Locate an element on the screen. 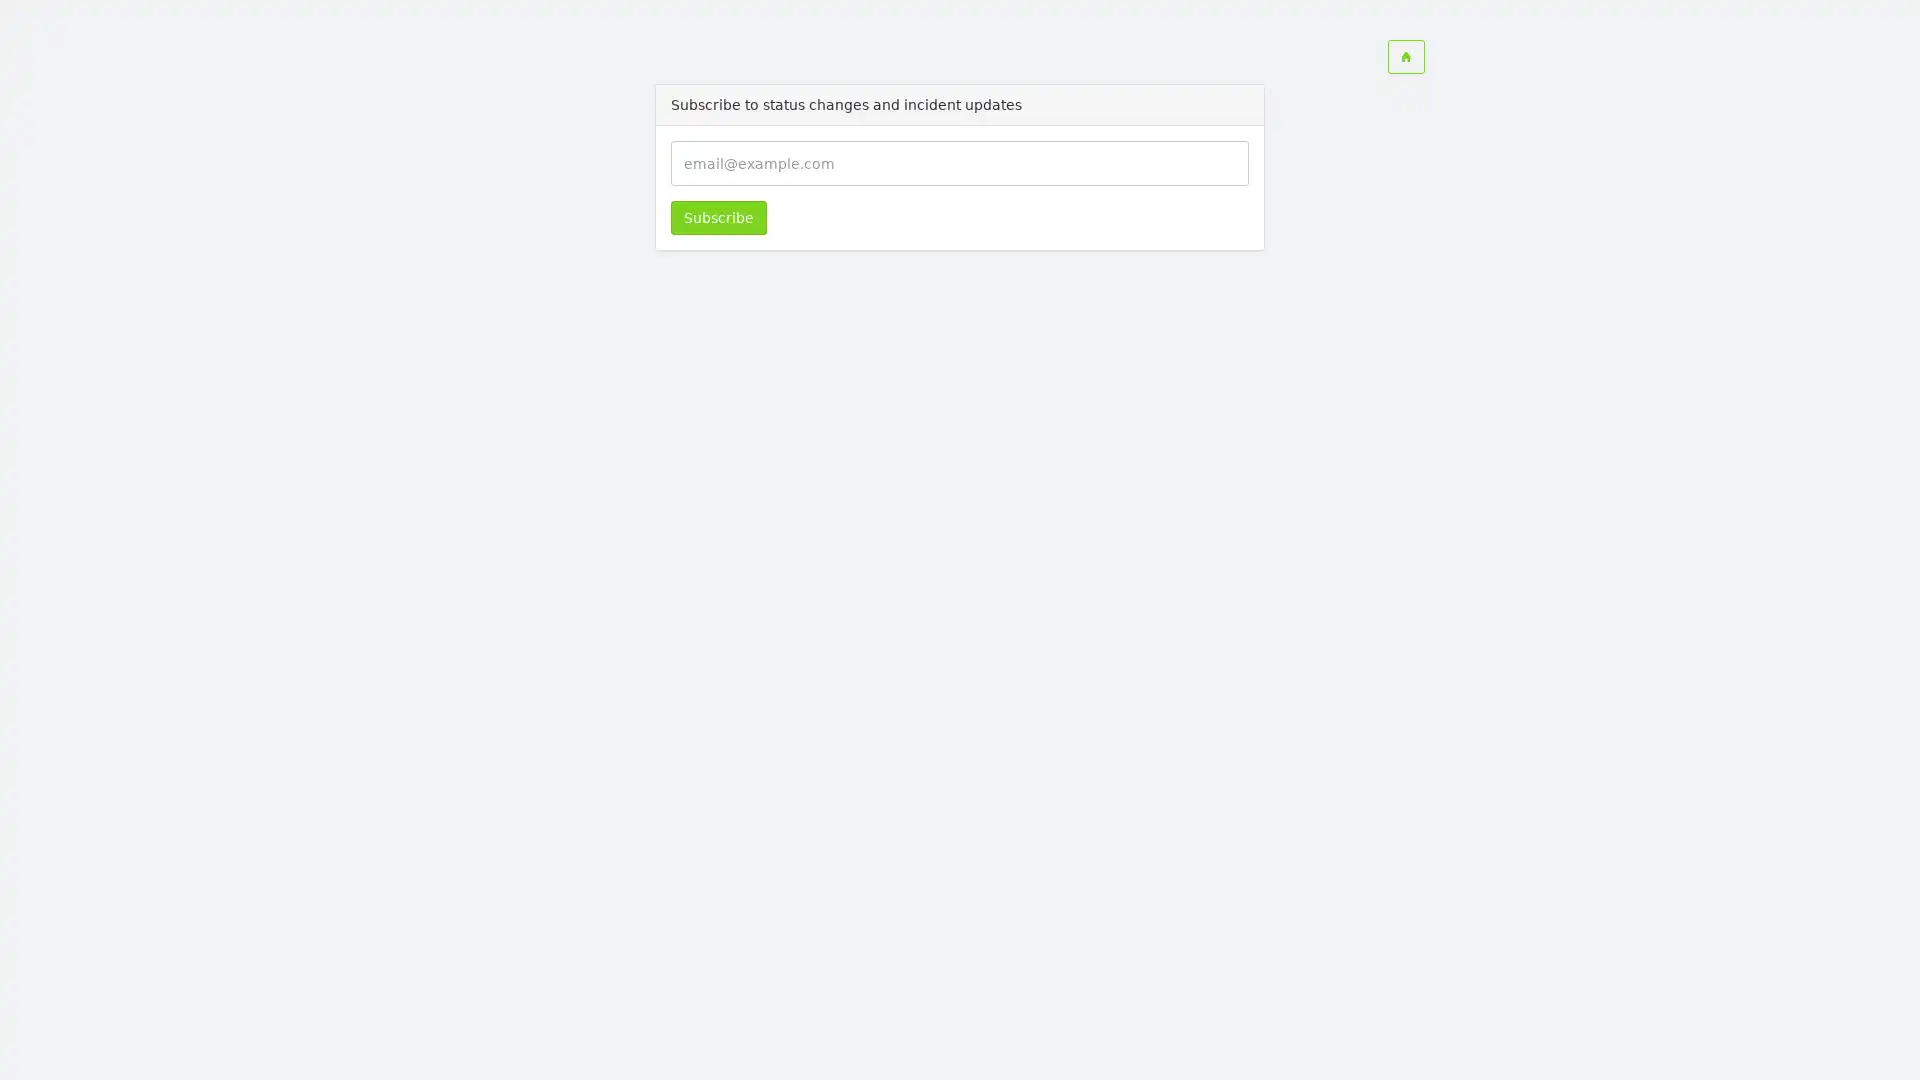  Subscribe is located at coordinates (718, 218).